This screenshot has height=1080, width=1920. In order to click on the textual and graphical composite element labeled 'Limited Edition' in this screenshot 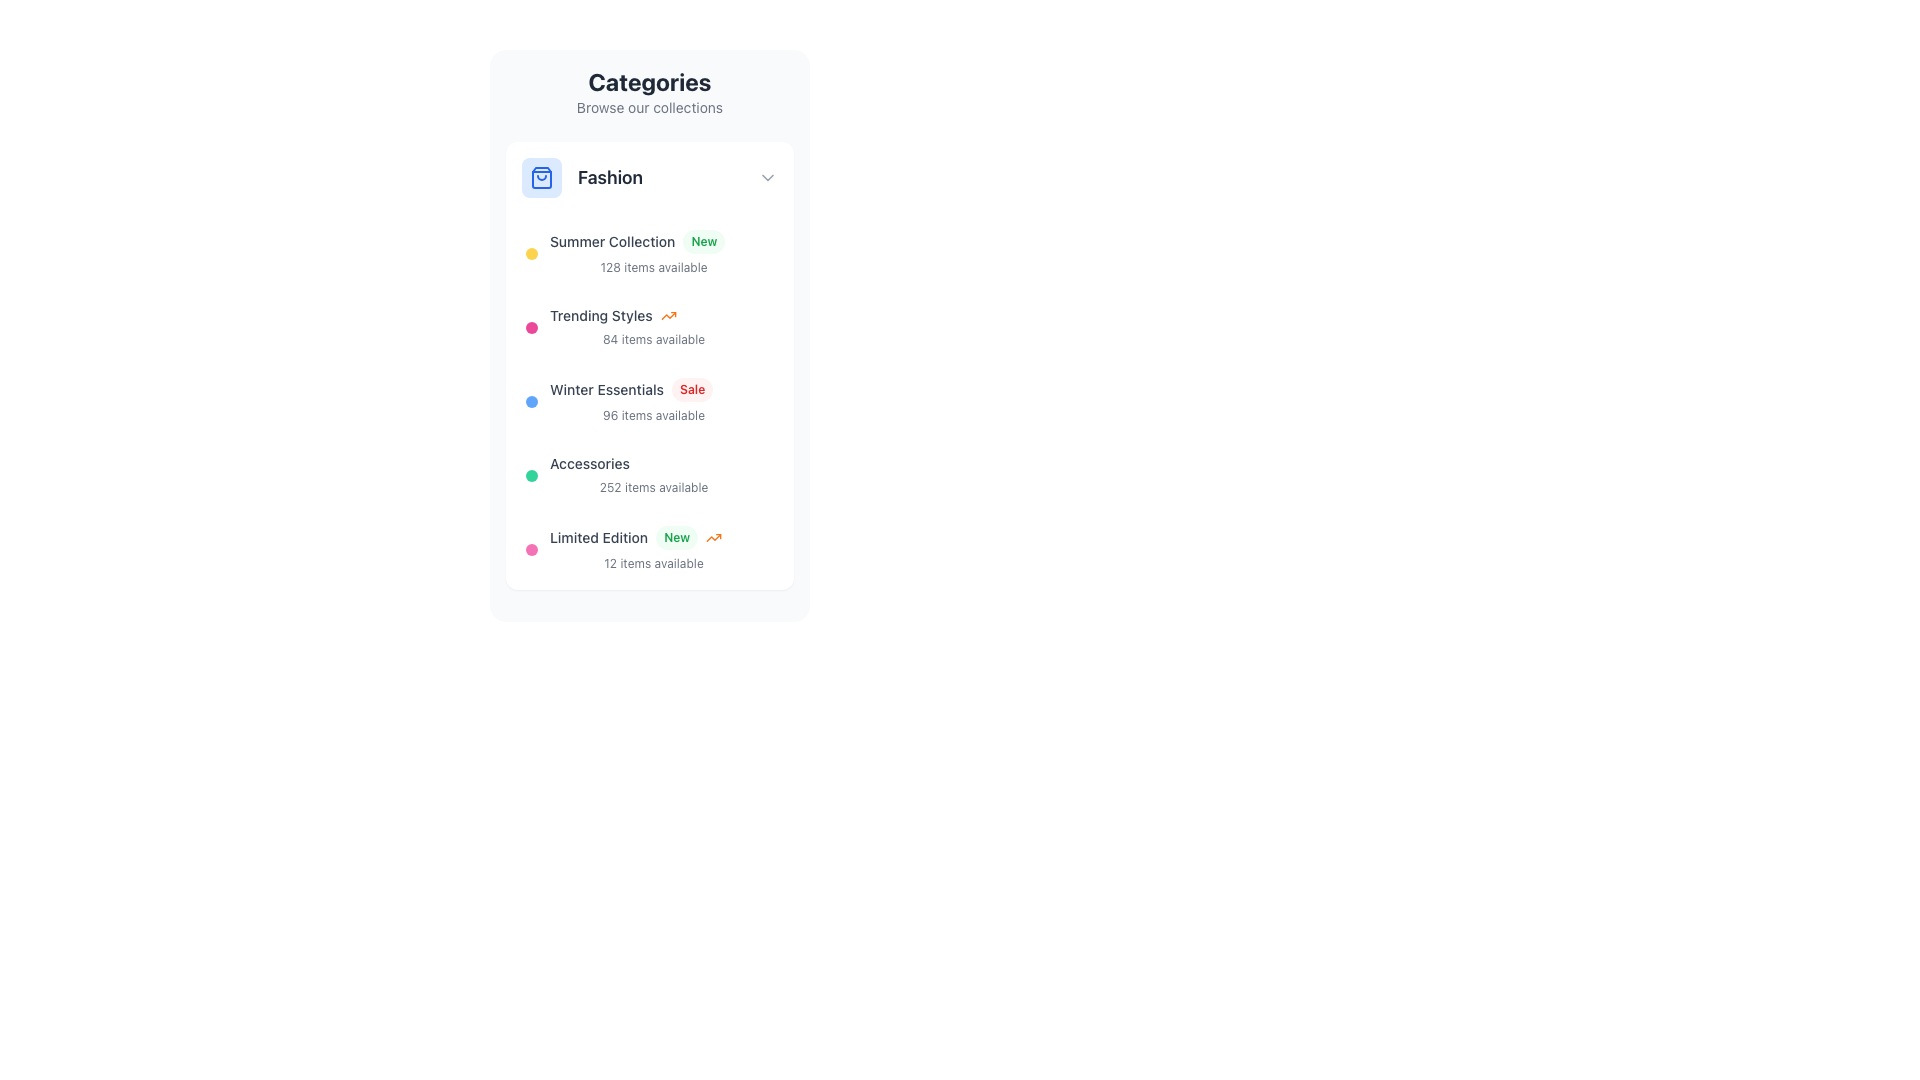, I will do `click(653, 550)`.